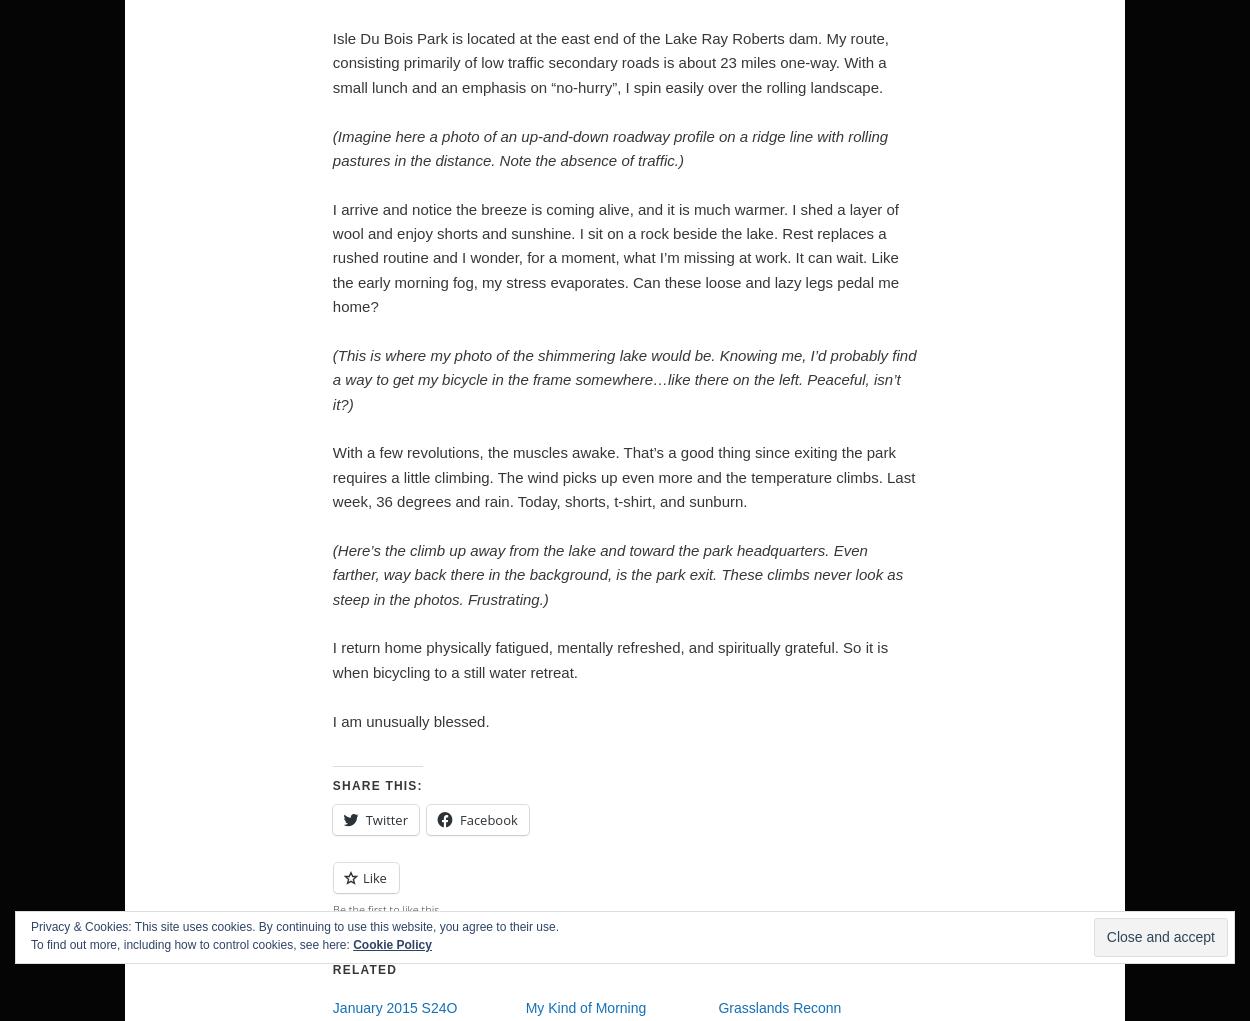 The width and height of the screenshot is (1250, 1021). Describe the element at coordinates (31, 944) in the screenshot. I see `'To find out more, including how to control cookies, see here:'` at that location.